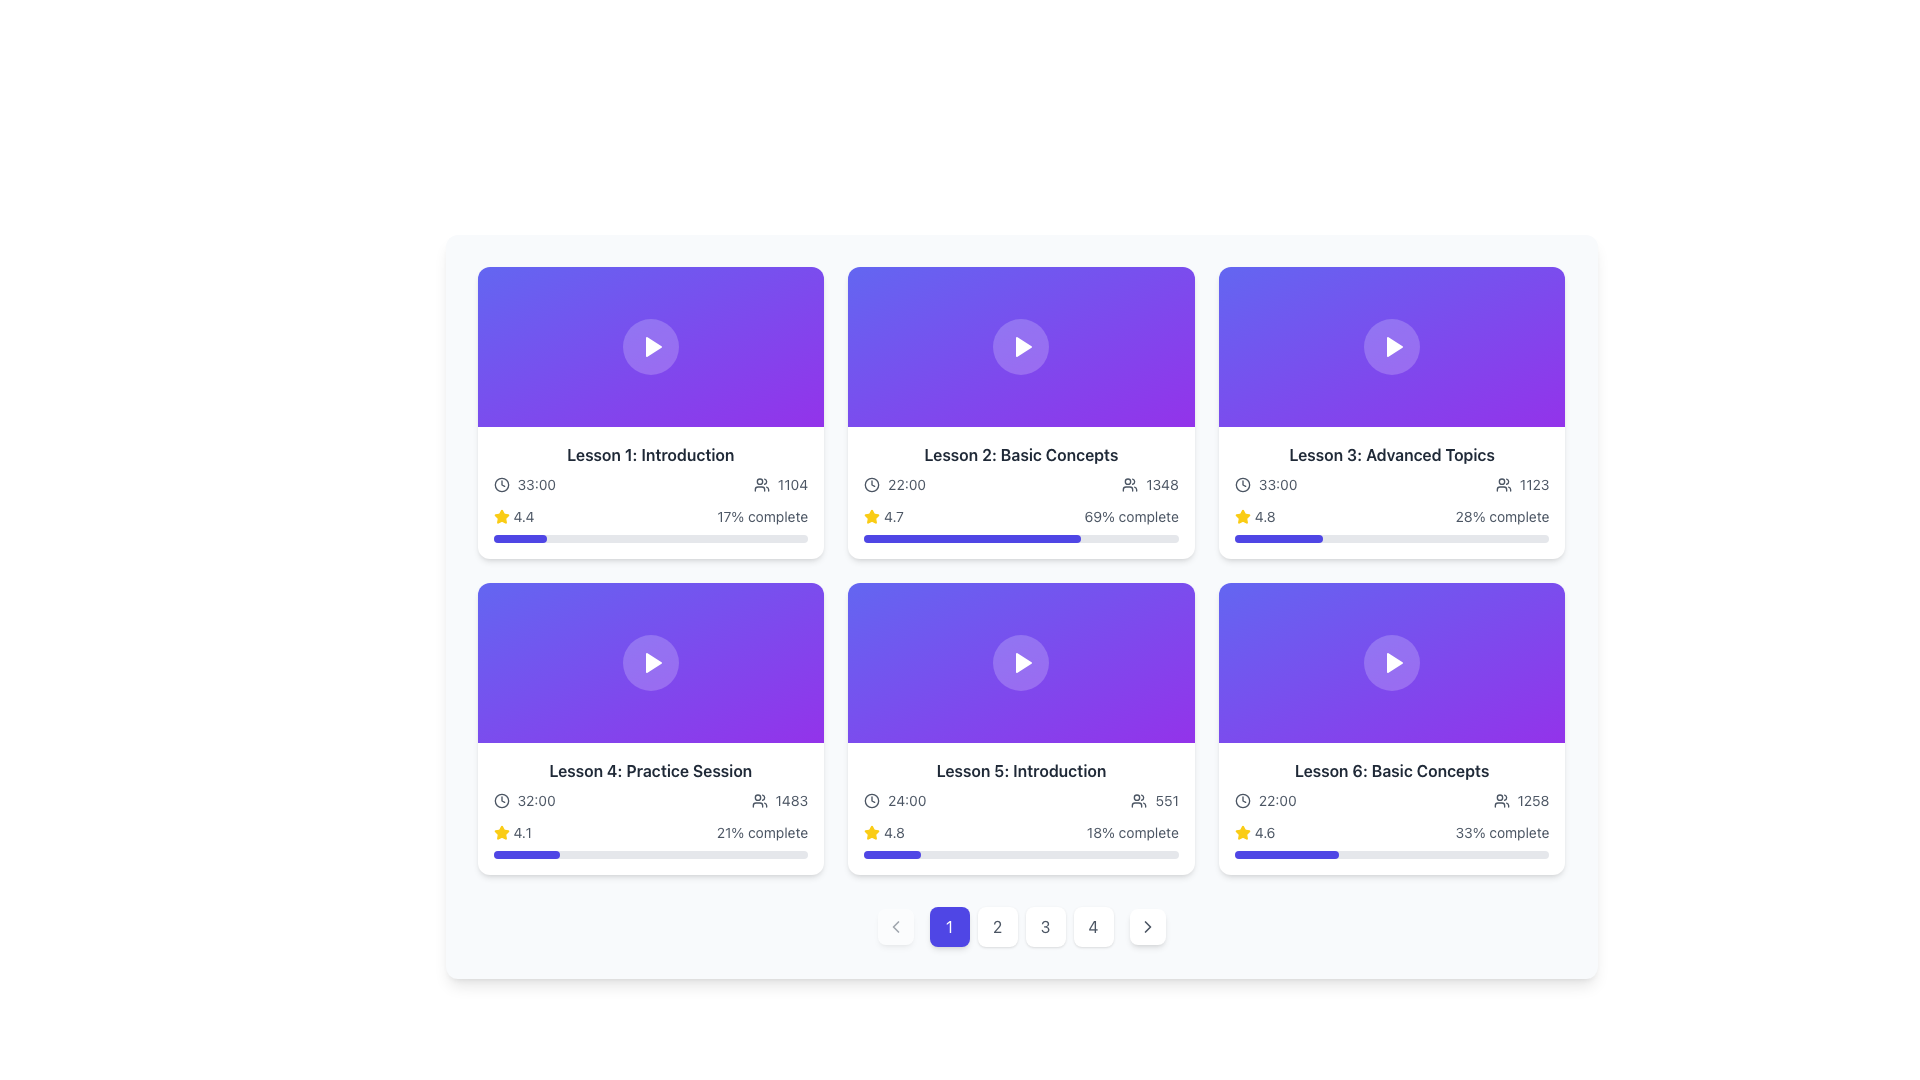 The width and height of the screenshot is (1920, 1080). I want to click on the text label displaying '22:00', which is styled with a dark font color against a white background and positioned to the right of a clock icon in the layout below 'Lesson 2: Basic Concepts', so click(906, 485).